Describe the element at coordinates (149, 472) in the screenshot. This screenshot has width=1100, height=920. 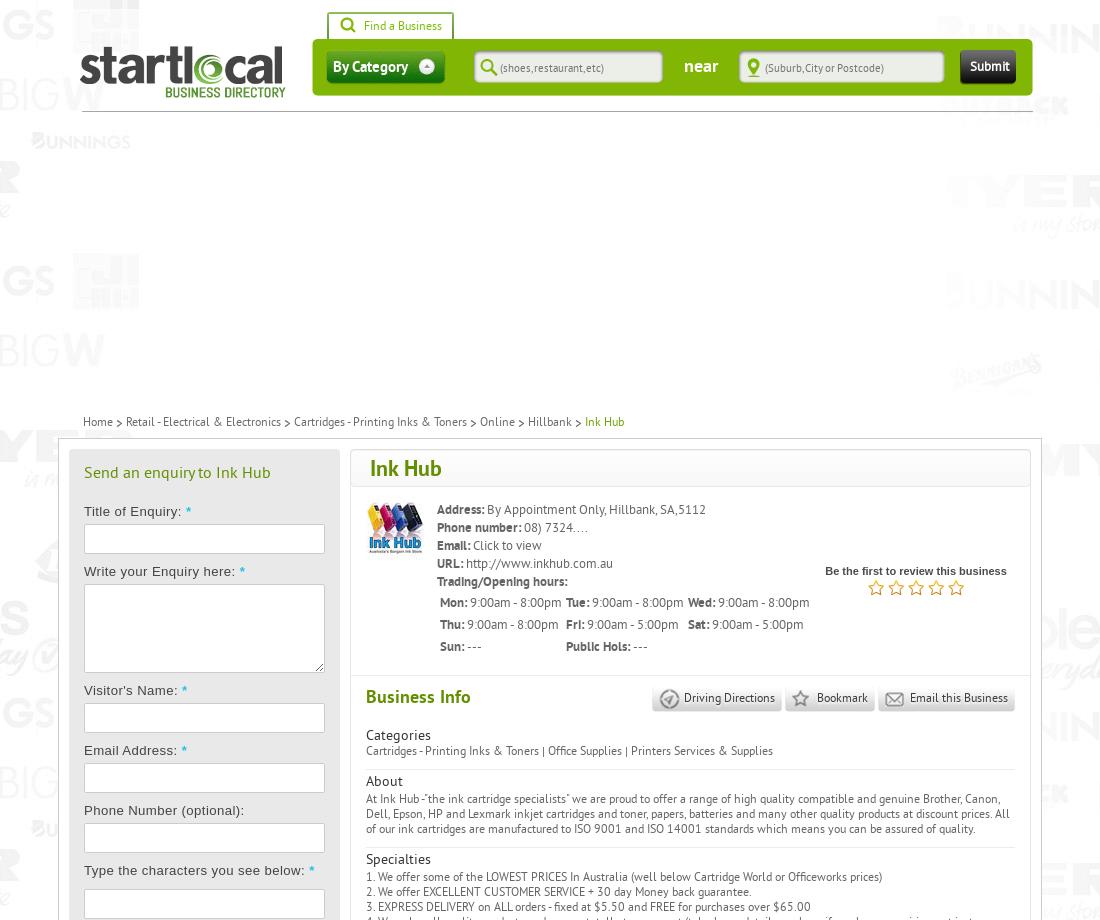
I see `'Send an enquiry to'` at that location.